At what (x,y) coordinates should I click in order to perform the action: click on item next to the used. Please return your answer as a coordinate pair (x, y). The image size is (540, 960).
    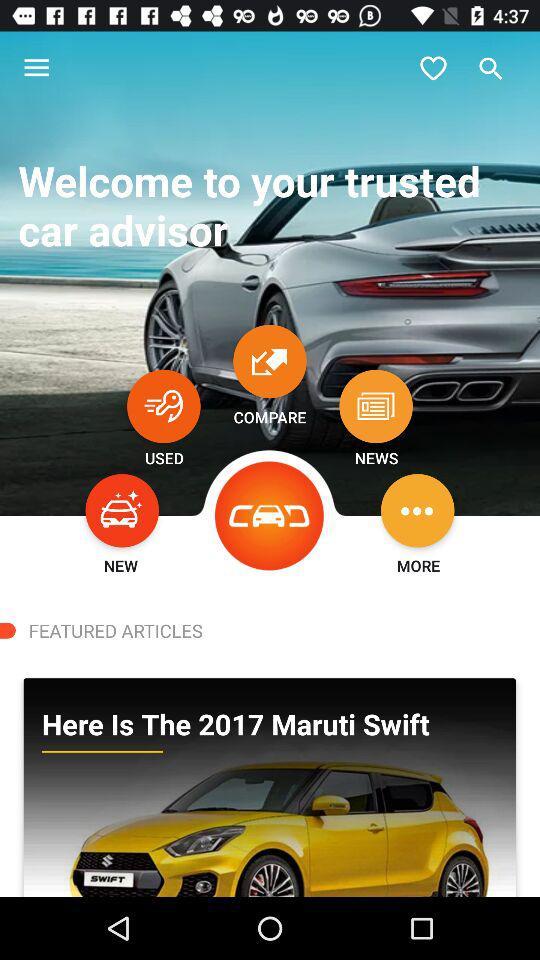
    Looking at the image, I should click on (270, 515).